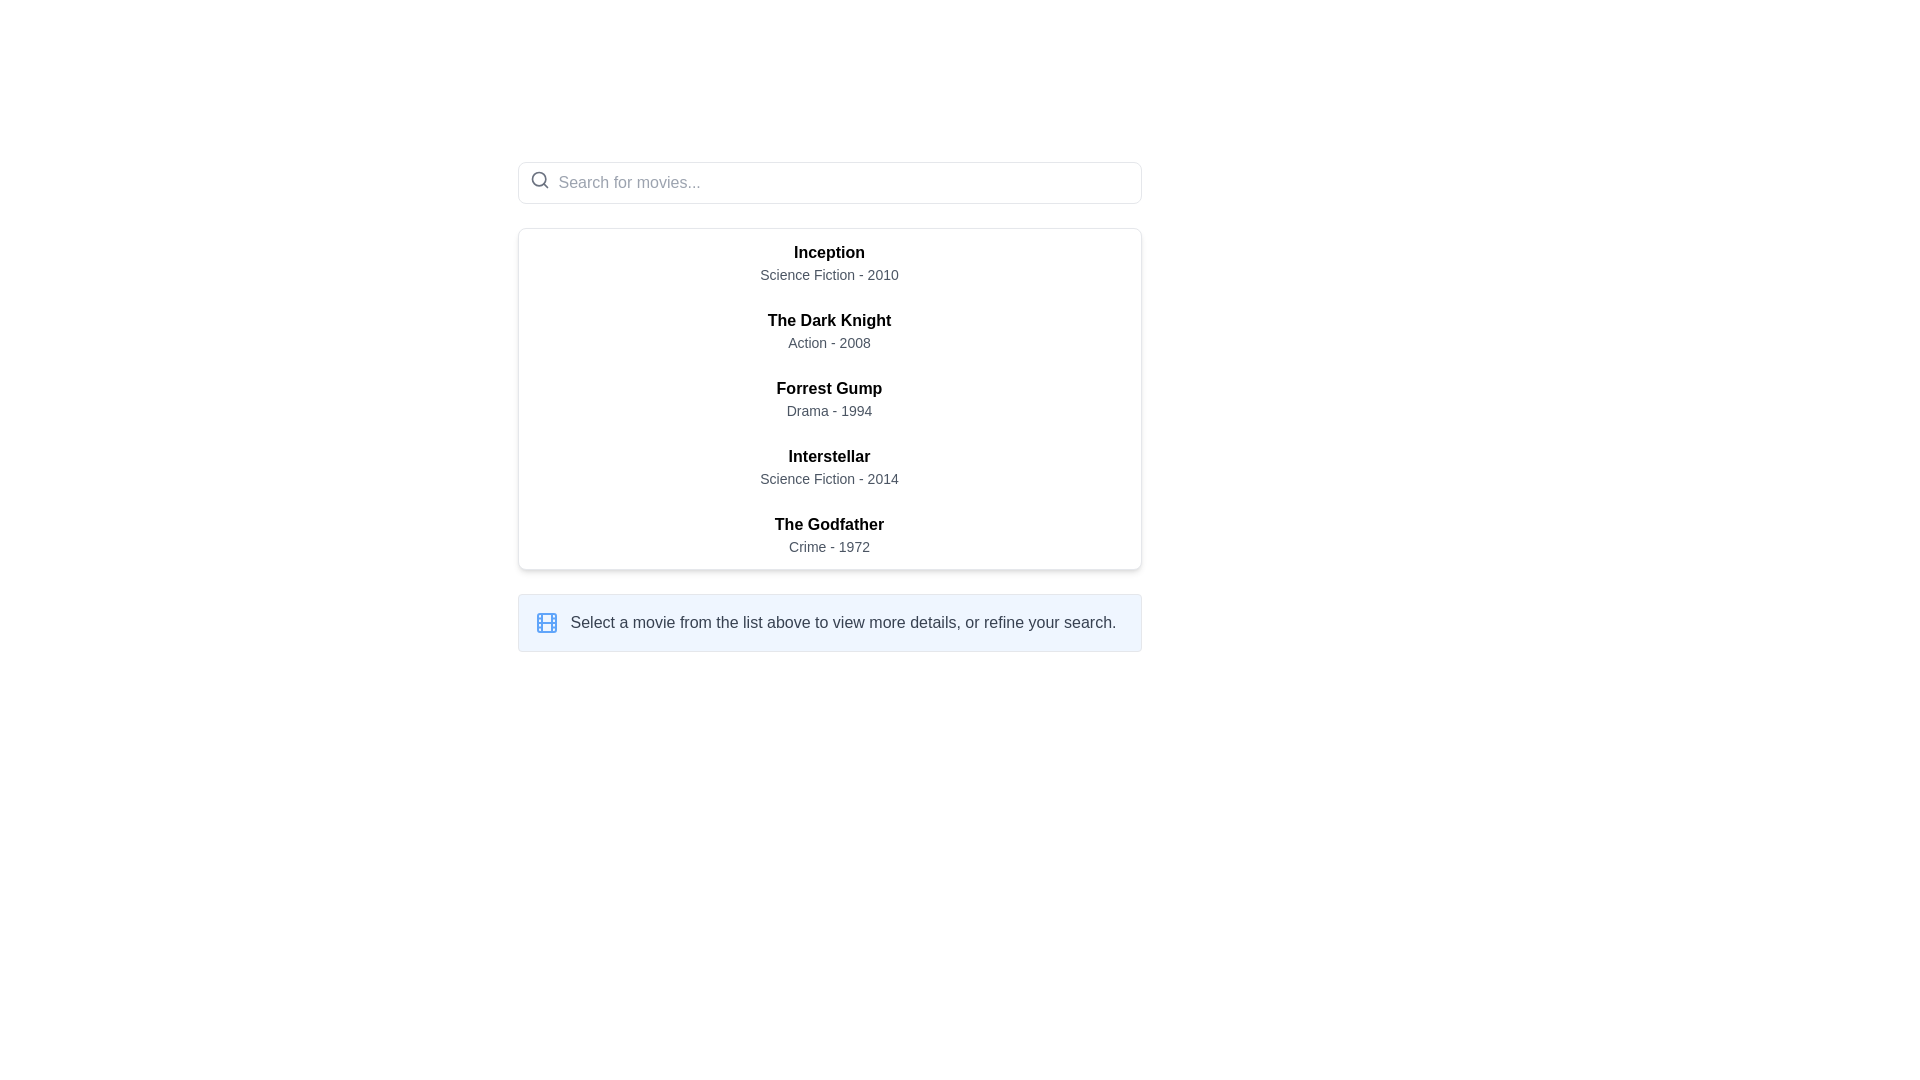  I want to click on bold, sans-serif text element 'Interstellar', which is the fourth item in a vertical list of movie entries, so click(829, 456).